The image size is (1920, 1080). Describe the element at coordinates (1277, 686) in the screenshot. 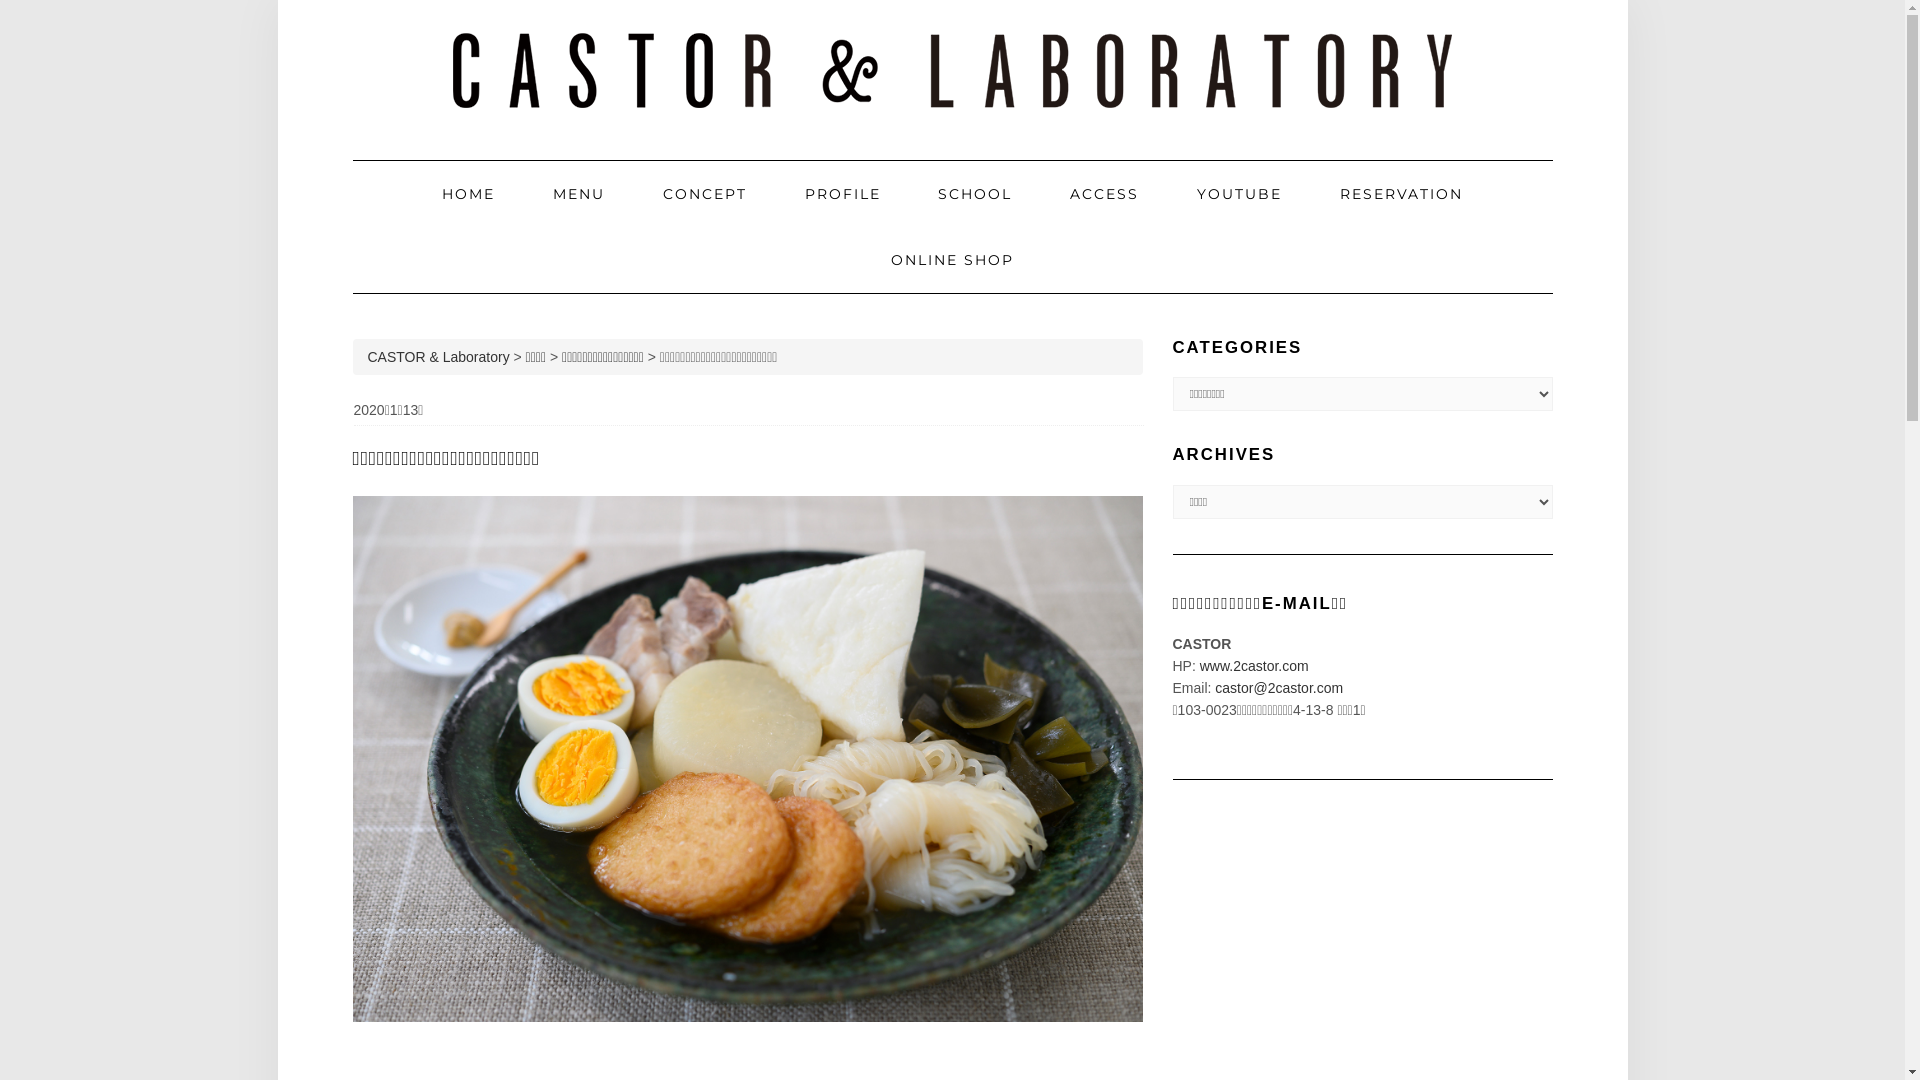

I see `'castor@2castor.com'` at that location.